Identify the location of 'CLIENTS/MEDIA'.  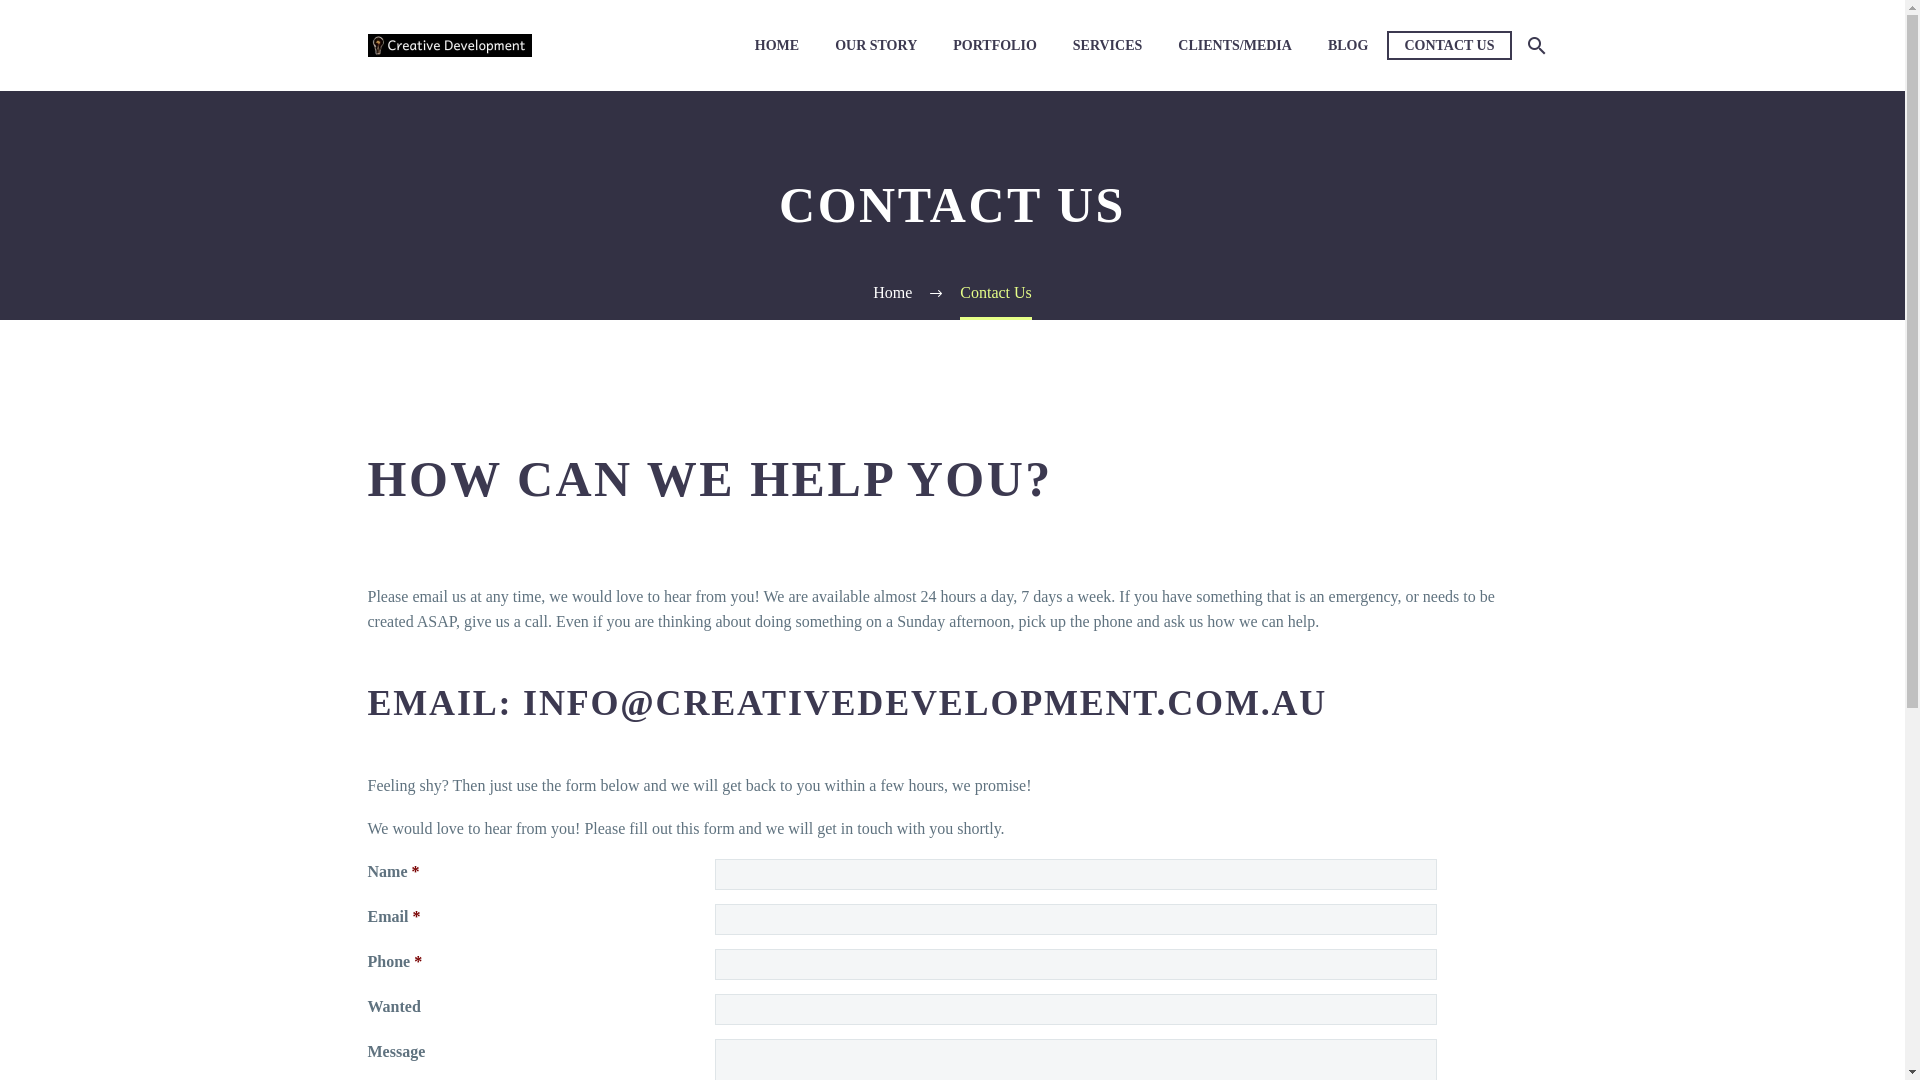
(1233, 45).